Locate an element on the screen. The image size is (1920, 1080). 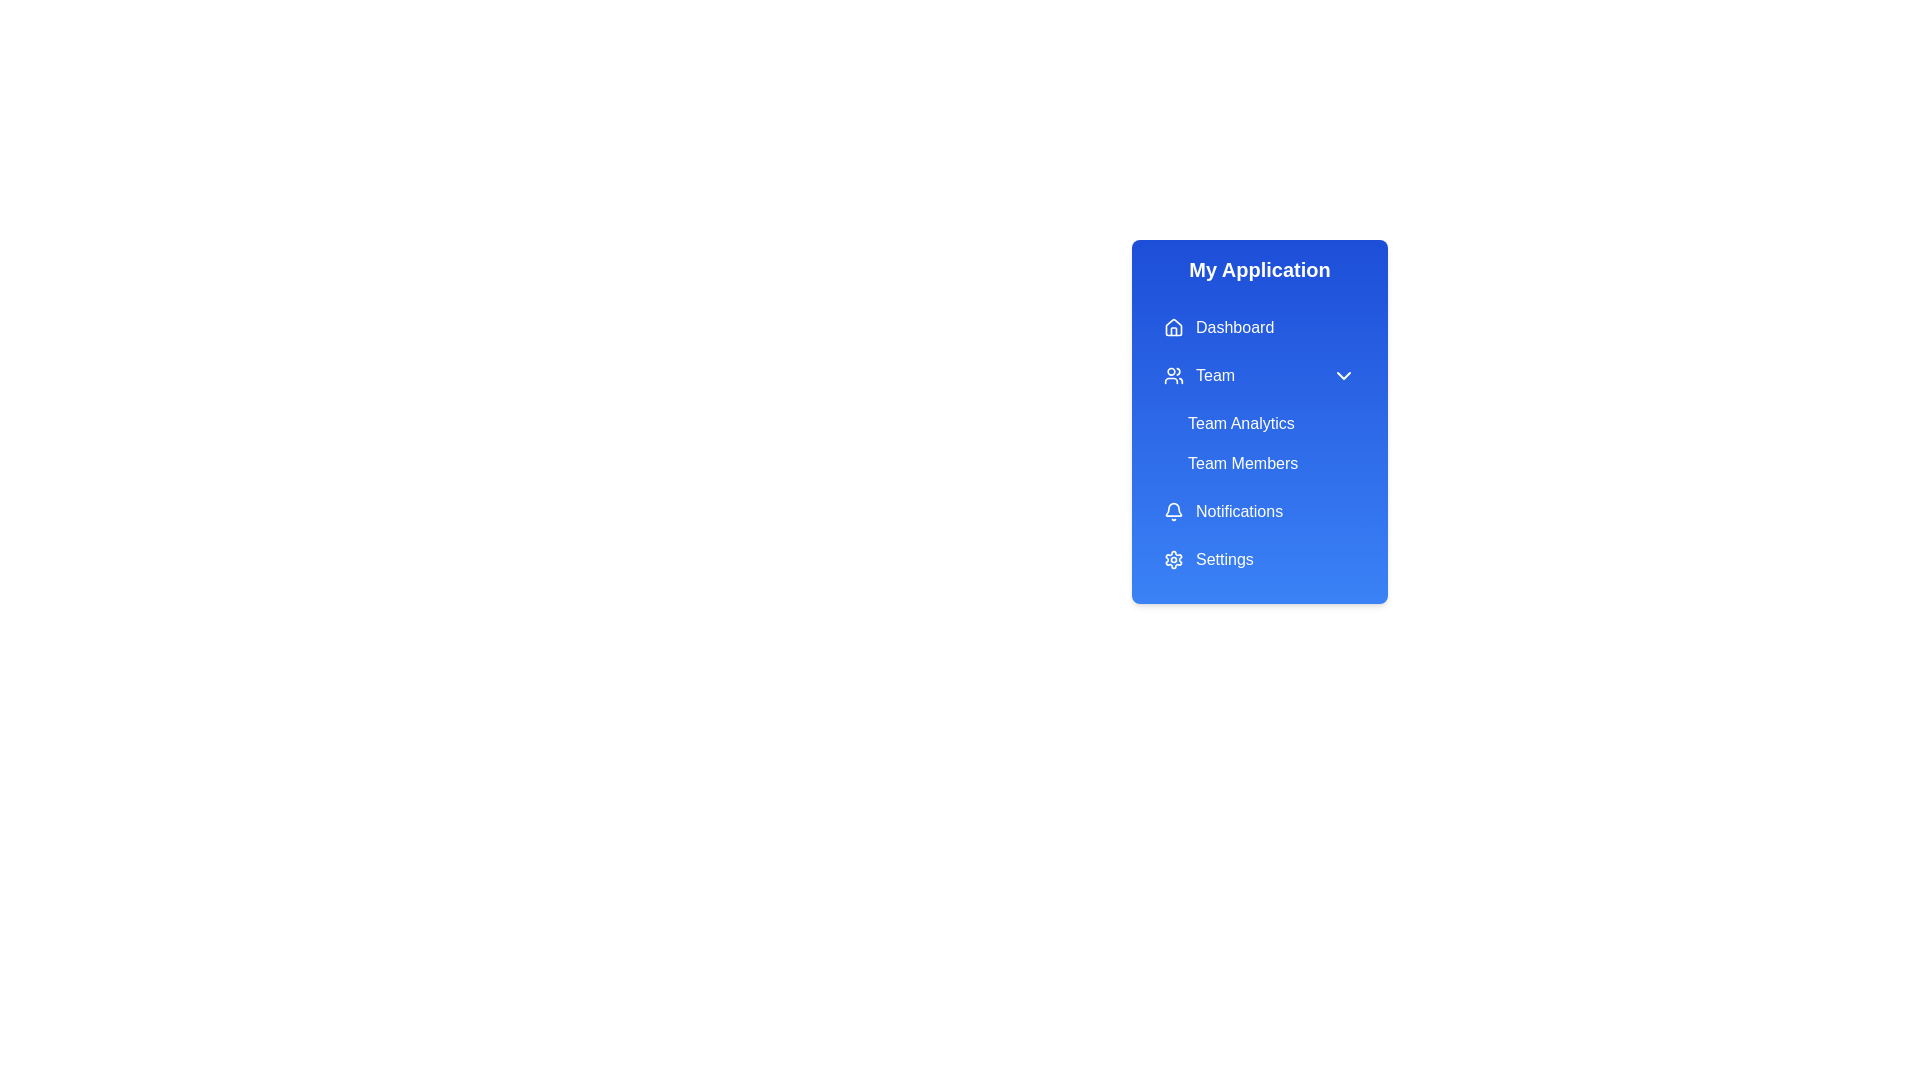
the chevron icon next to the 'Team' label in the vertically stacked navigation menu is located at coordinates (1344, 375).